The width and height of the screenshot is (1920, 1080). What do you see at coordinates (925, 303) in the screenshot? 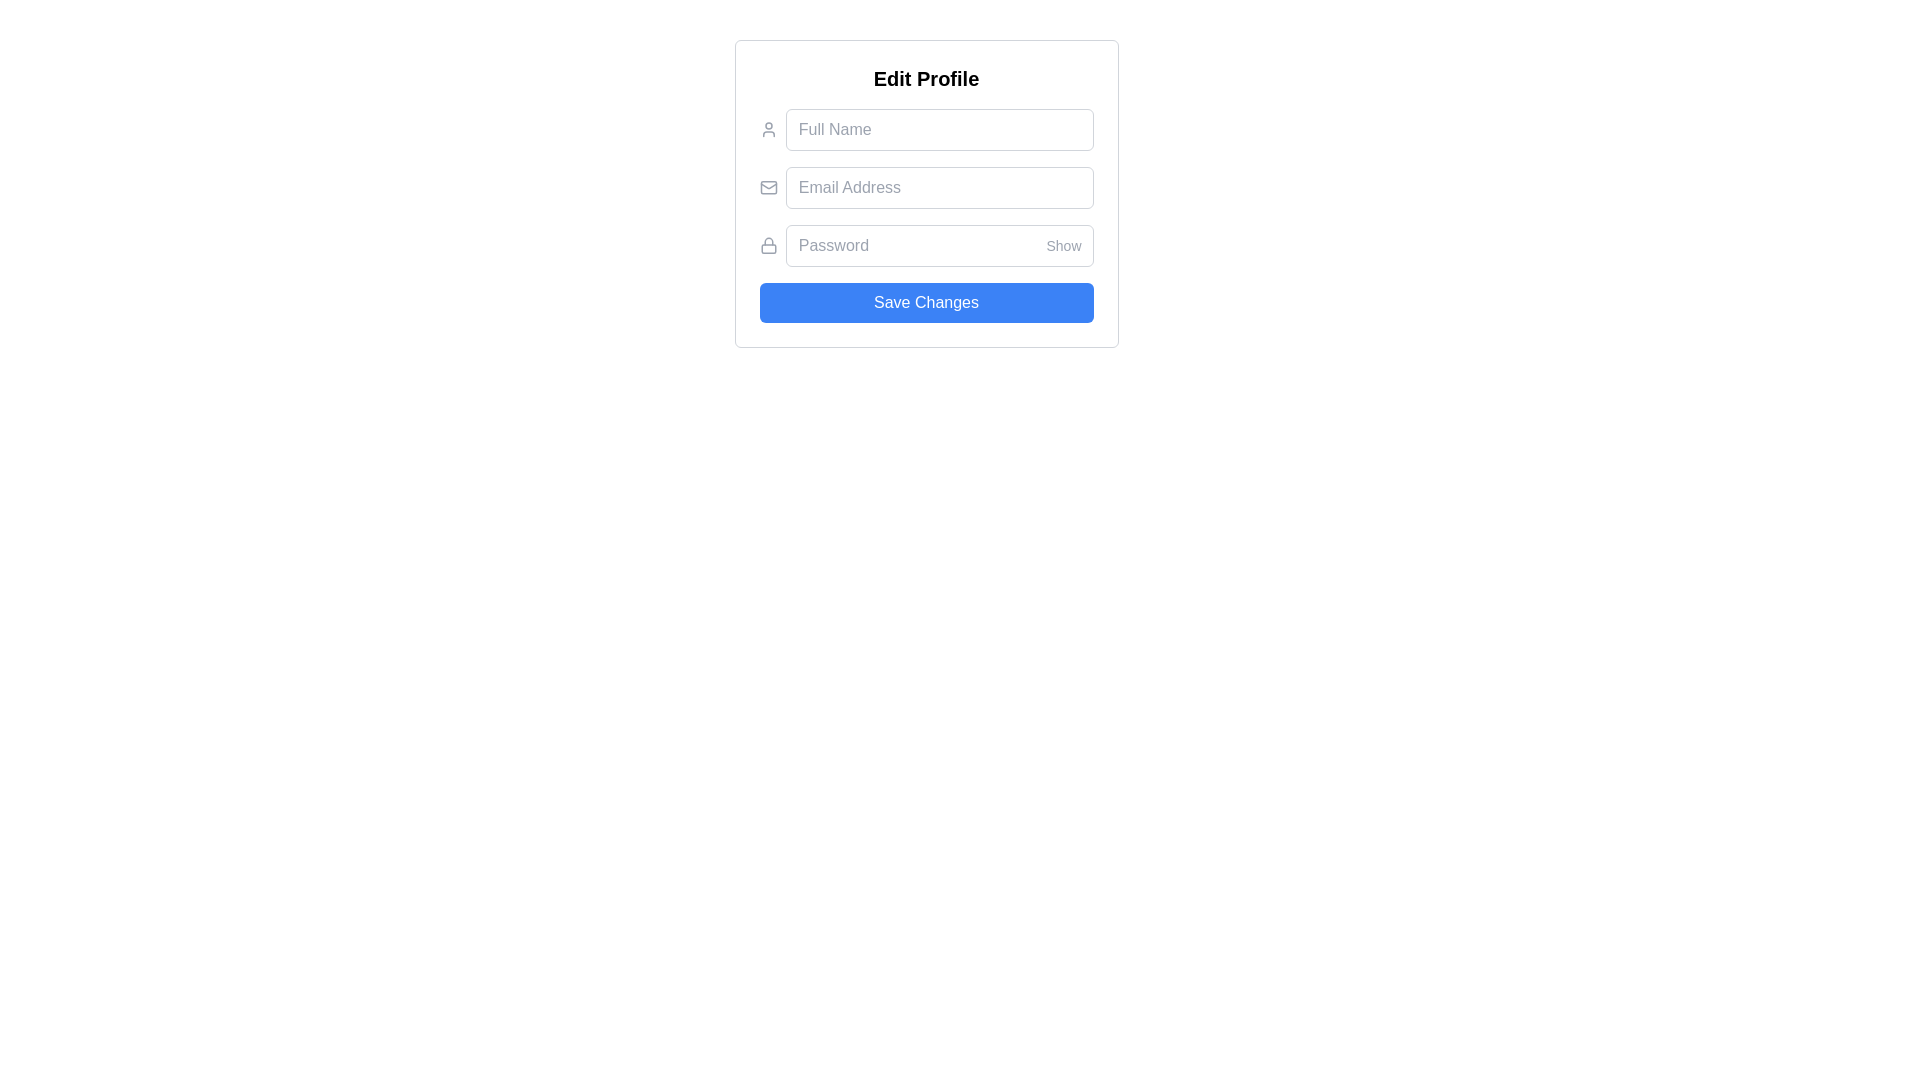
I see `the submit button located at the bottom of the form` at bounding box center [925, 303].